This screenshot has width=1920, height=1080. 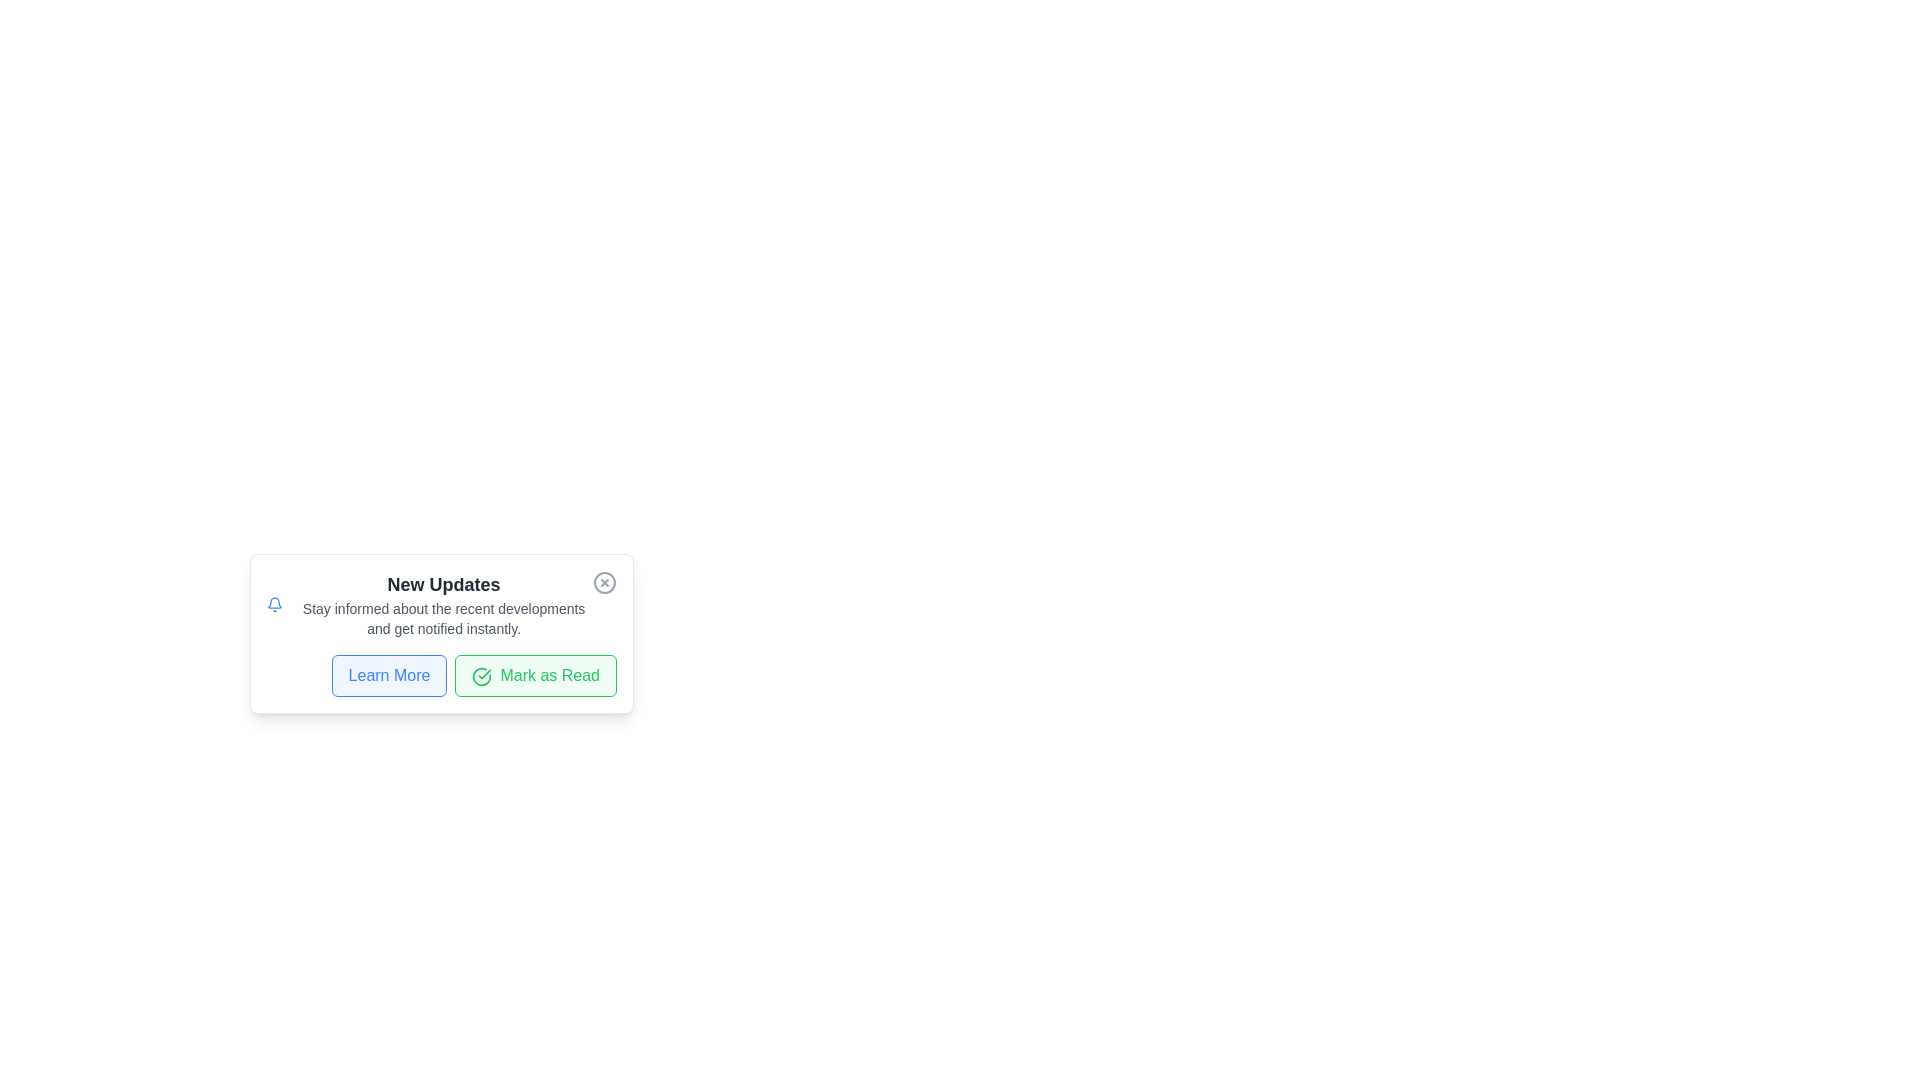 What do you see at coordinates (443, 604) in the screenshot?
I see `the Informational text block located at the top of the notification card, which provides context for recent updates and is situated to the right of the blue bell icon` at bounding box center [443, 604].